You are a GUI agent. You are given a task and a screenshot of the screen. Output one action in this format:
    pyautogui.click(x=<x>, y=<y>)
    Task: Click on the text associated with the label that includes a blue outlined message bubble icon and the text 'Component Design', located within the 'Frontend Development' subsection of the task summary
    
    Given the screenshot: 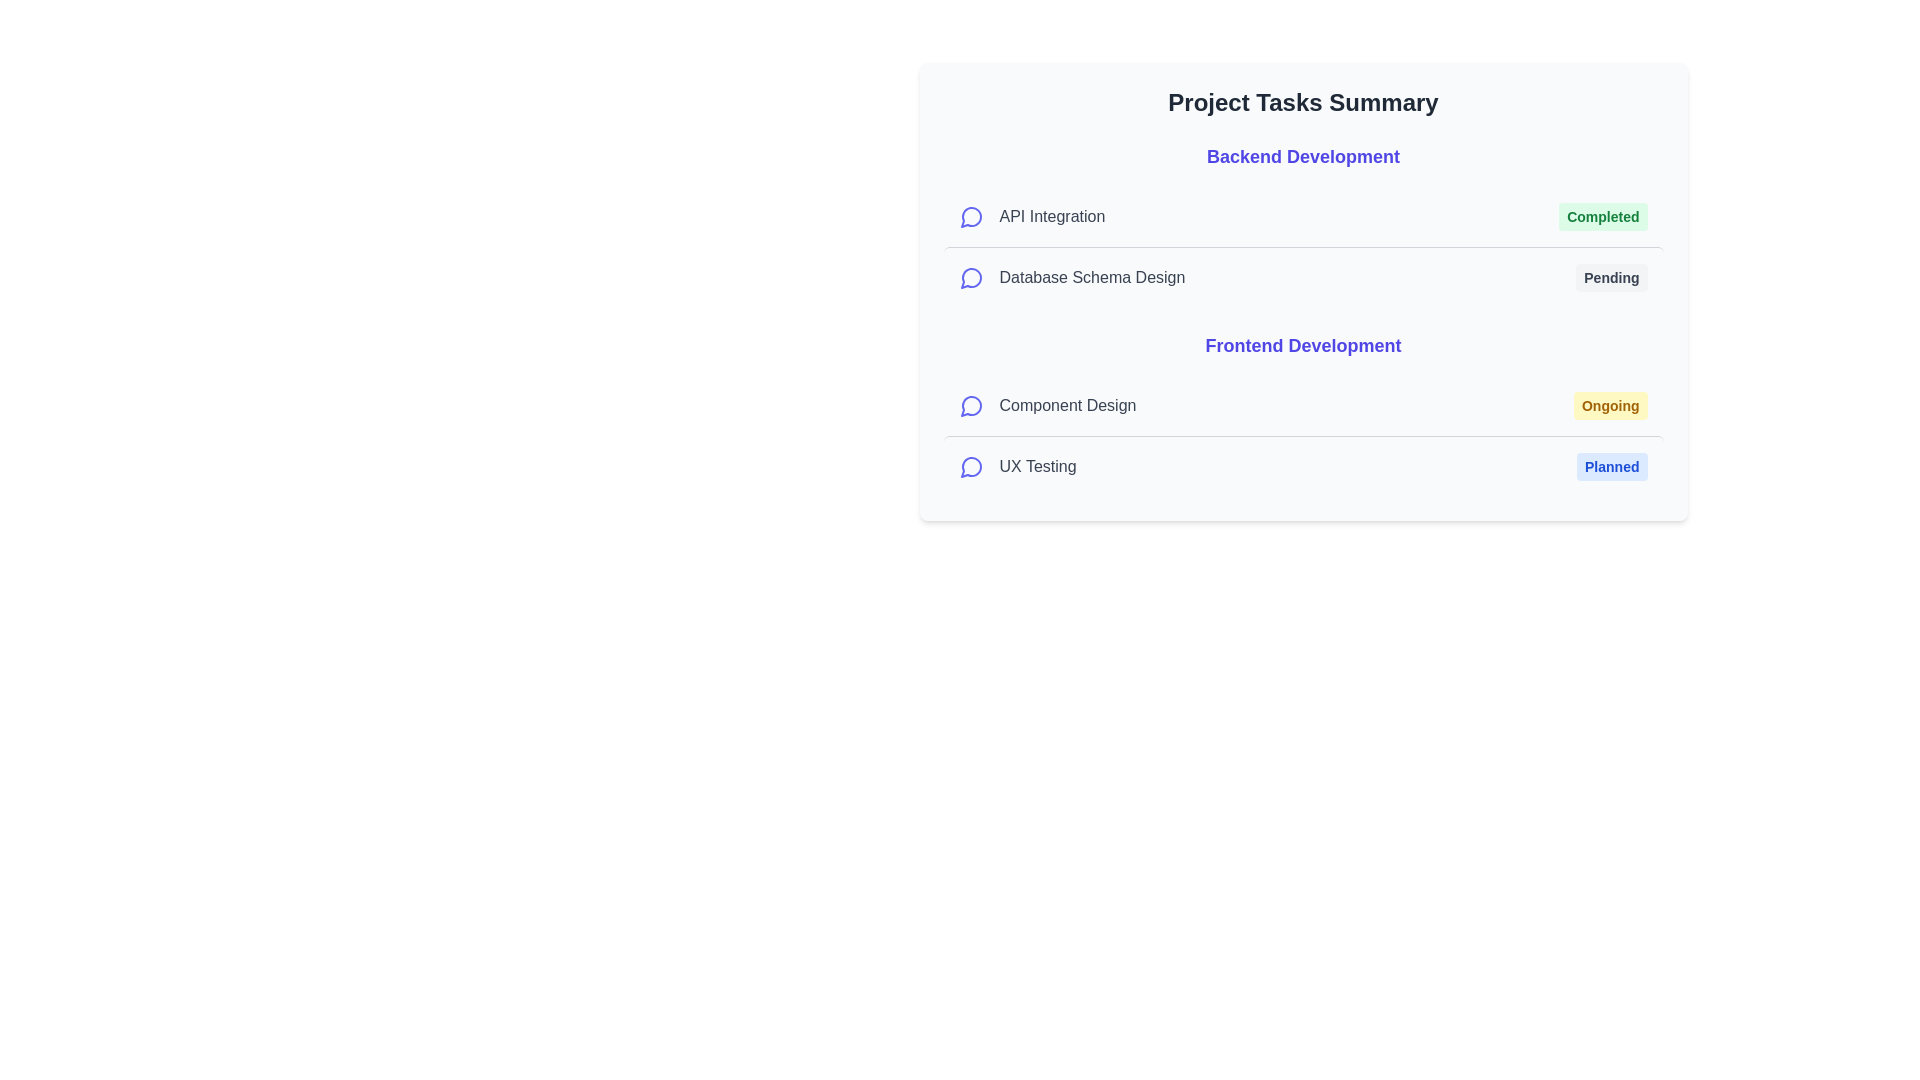 What is the action you would take?
    pyautogui.click(x=1046, y=405)
    